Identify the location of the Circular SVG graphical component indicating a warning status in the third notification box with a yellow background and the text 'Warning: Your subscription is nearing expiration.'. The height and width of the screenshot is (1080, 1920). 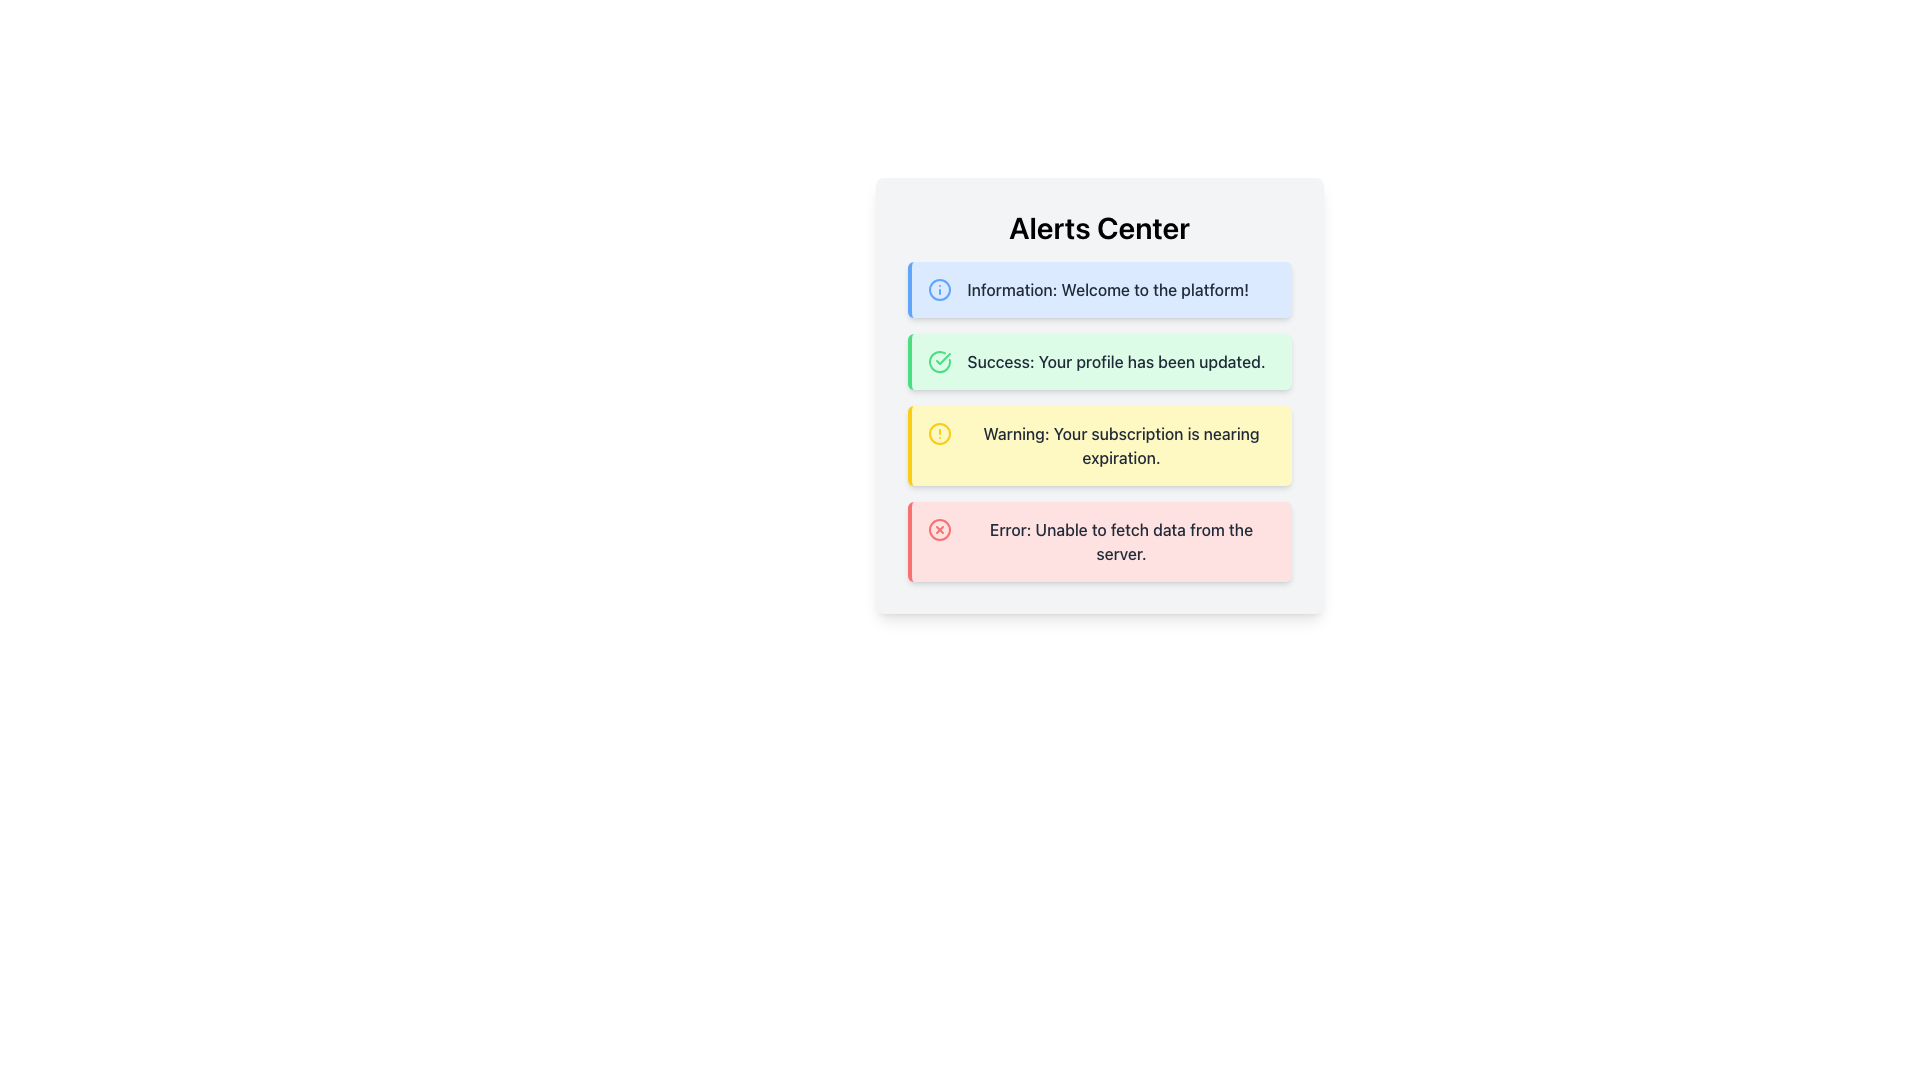
(938, 433).